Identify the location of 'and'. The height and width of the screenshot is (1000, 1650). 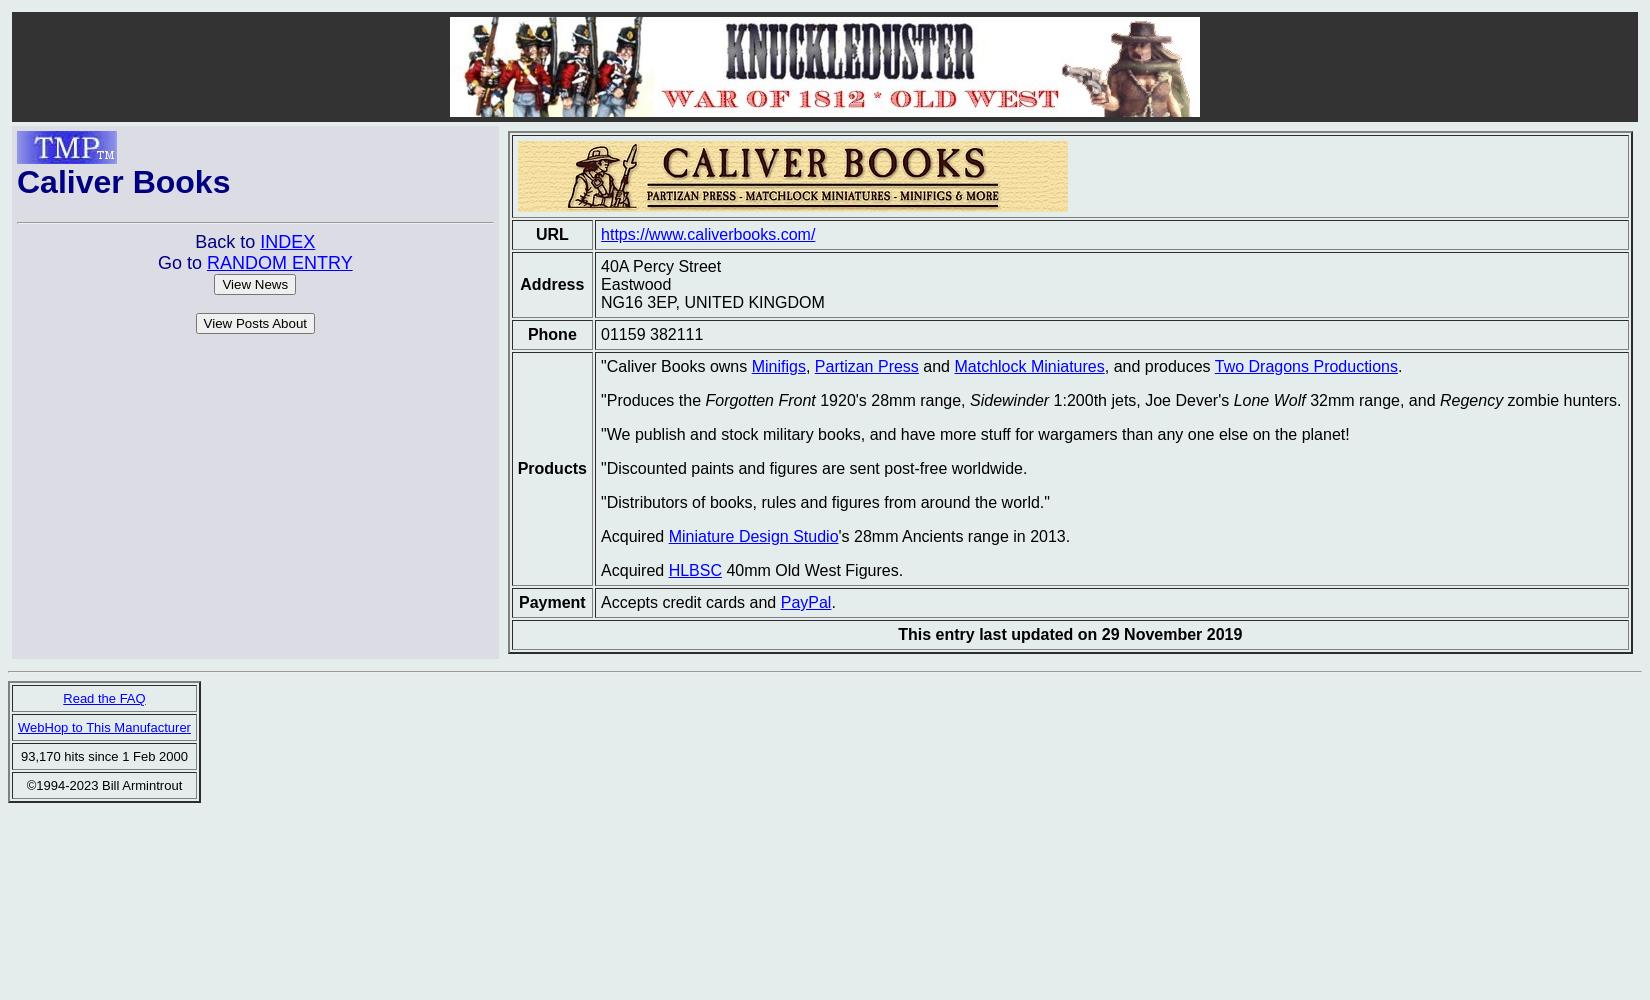
(936, 365).